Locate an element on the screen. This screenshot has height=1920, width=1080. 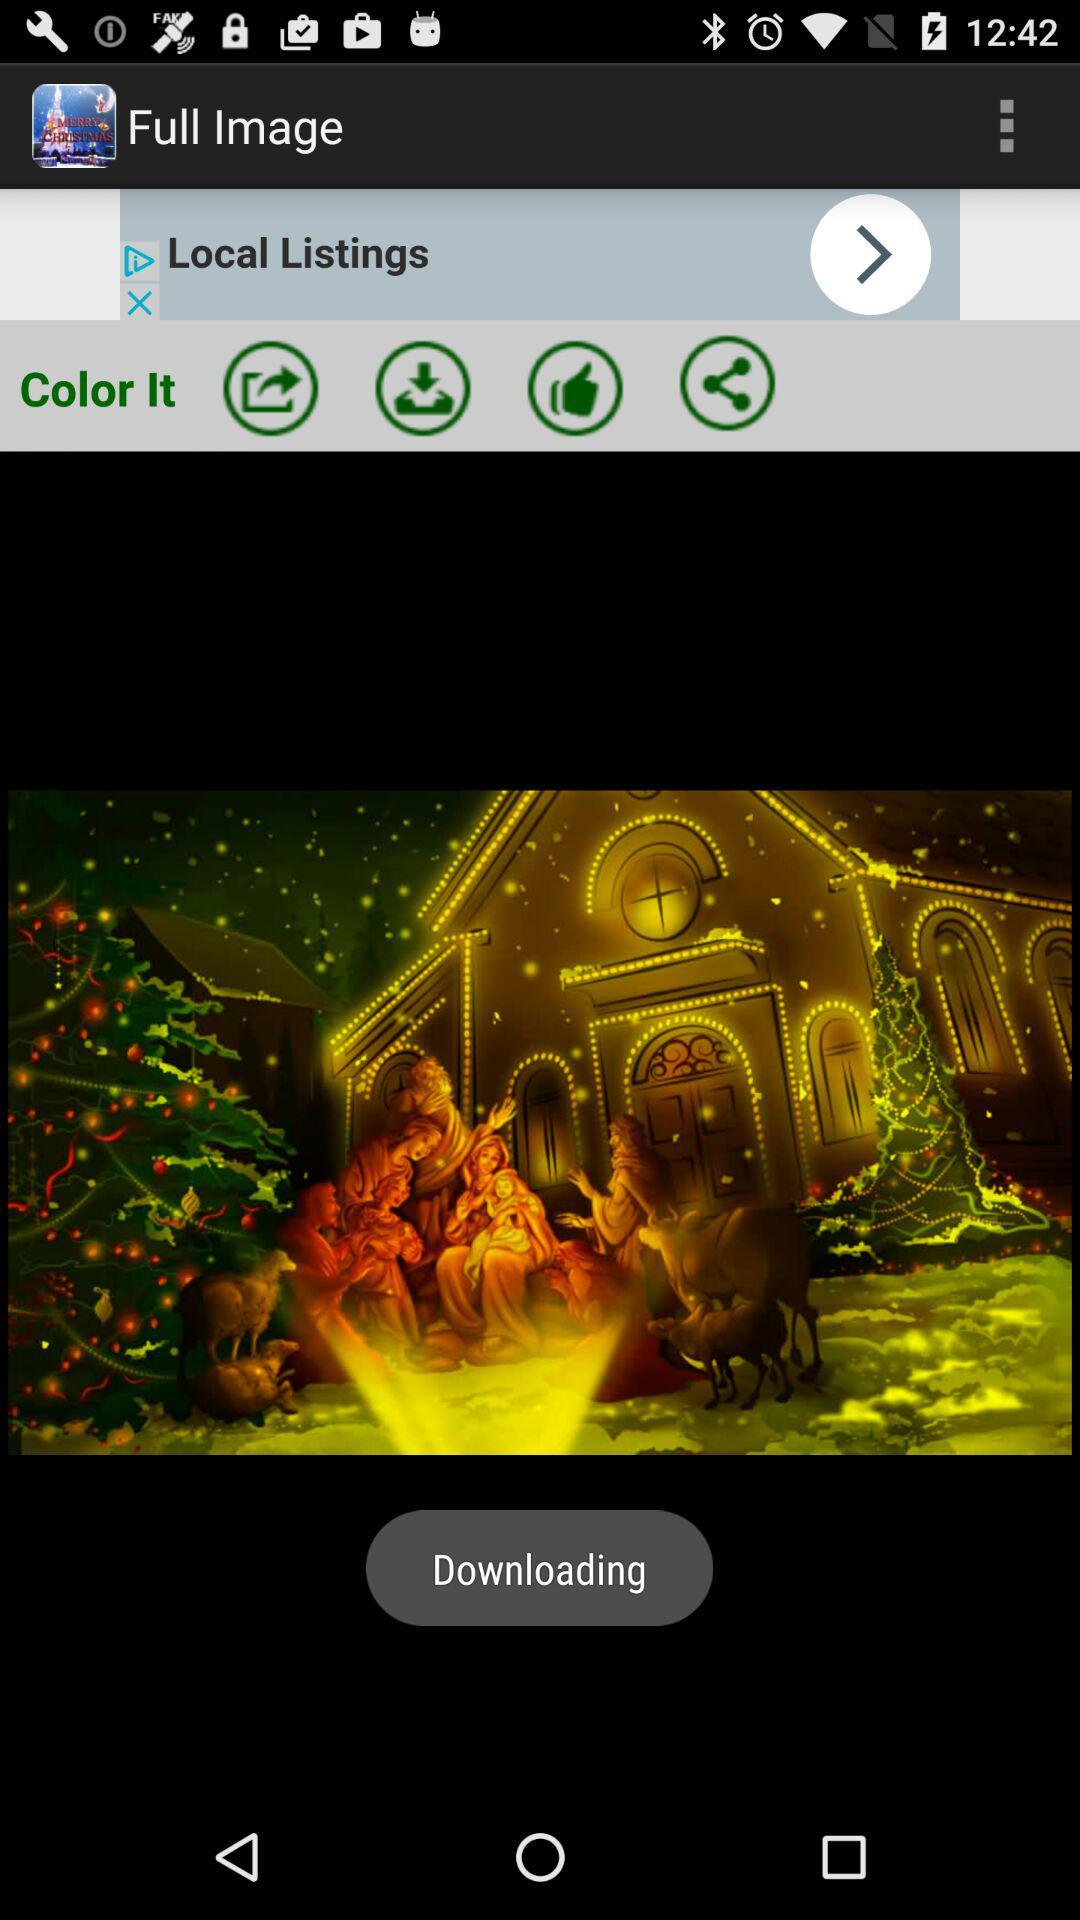
advertisement link is located at coordinates (540, 253).